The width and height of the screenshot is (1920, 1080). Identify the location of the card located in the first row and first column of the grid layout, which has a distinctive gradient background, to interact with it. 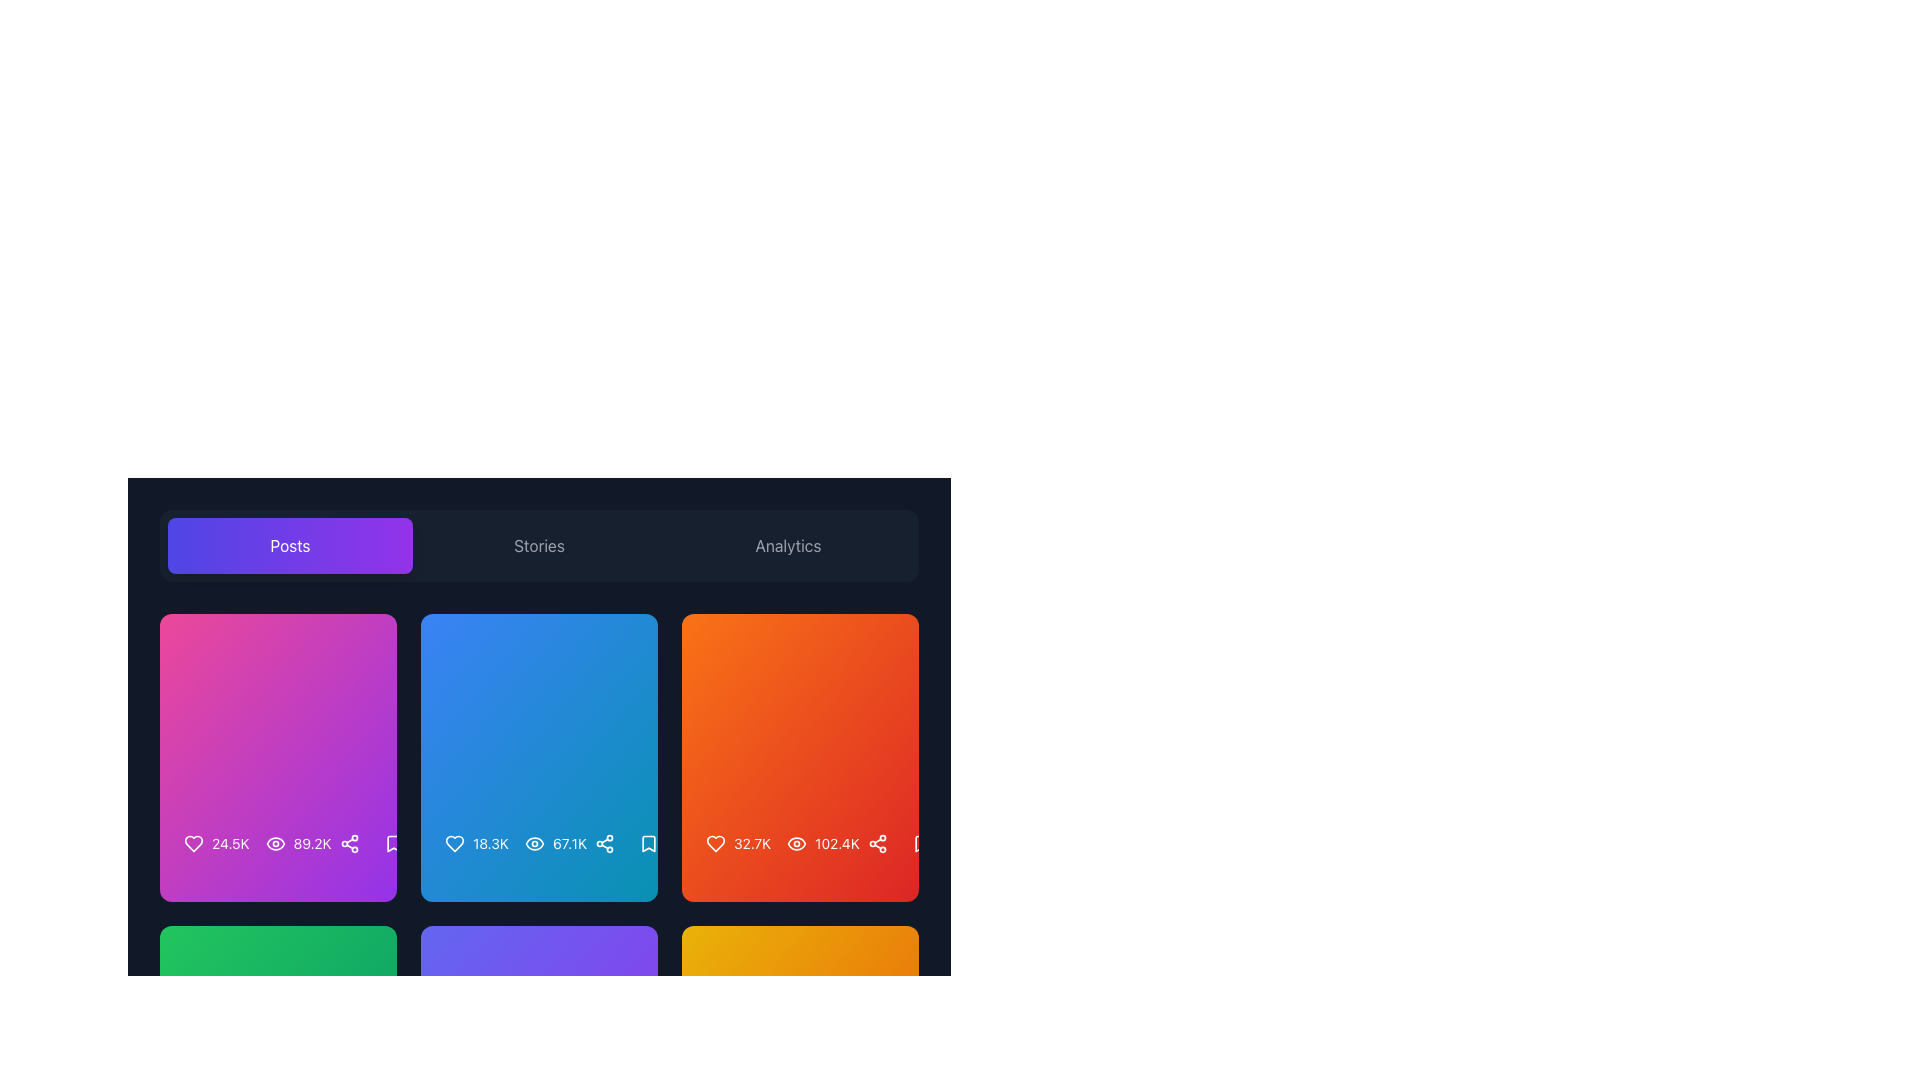
(277, 758).